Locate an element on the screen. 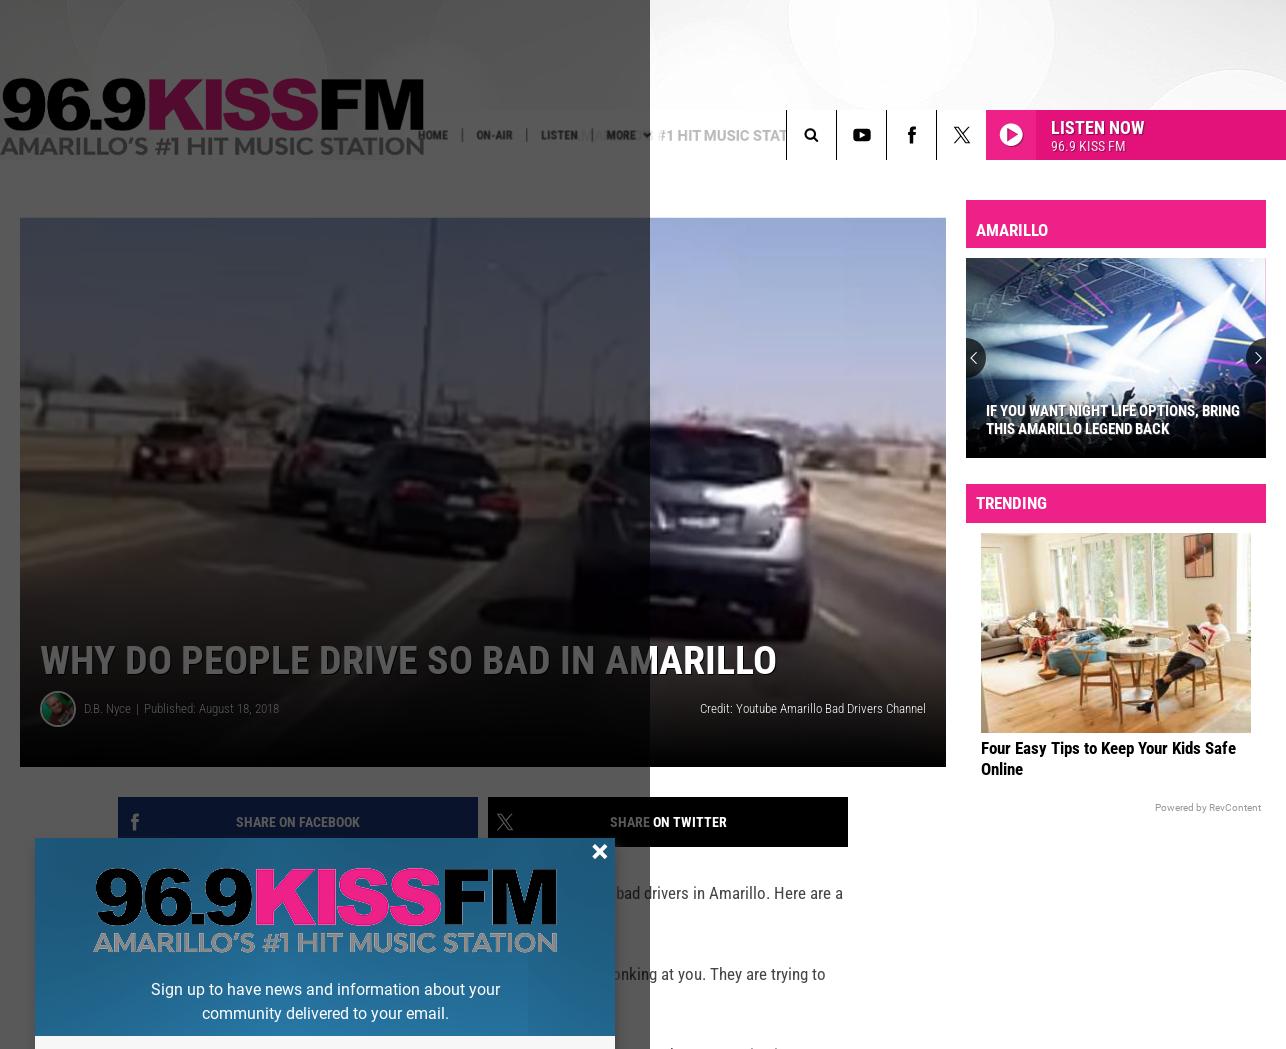 The width and height of the screenshot is (1286, 1049). 'Download Our App' is located at coordinates (237, 175).